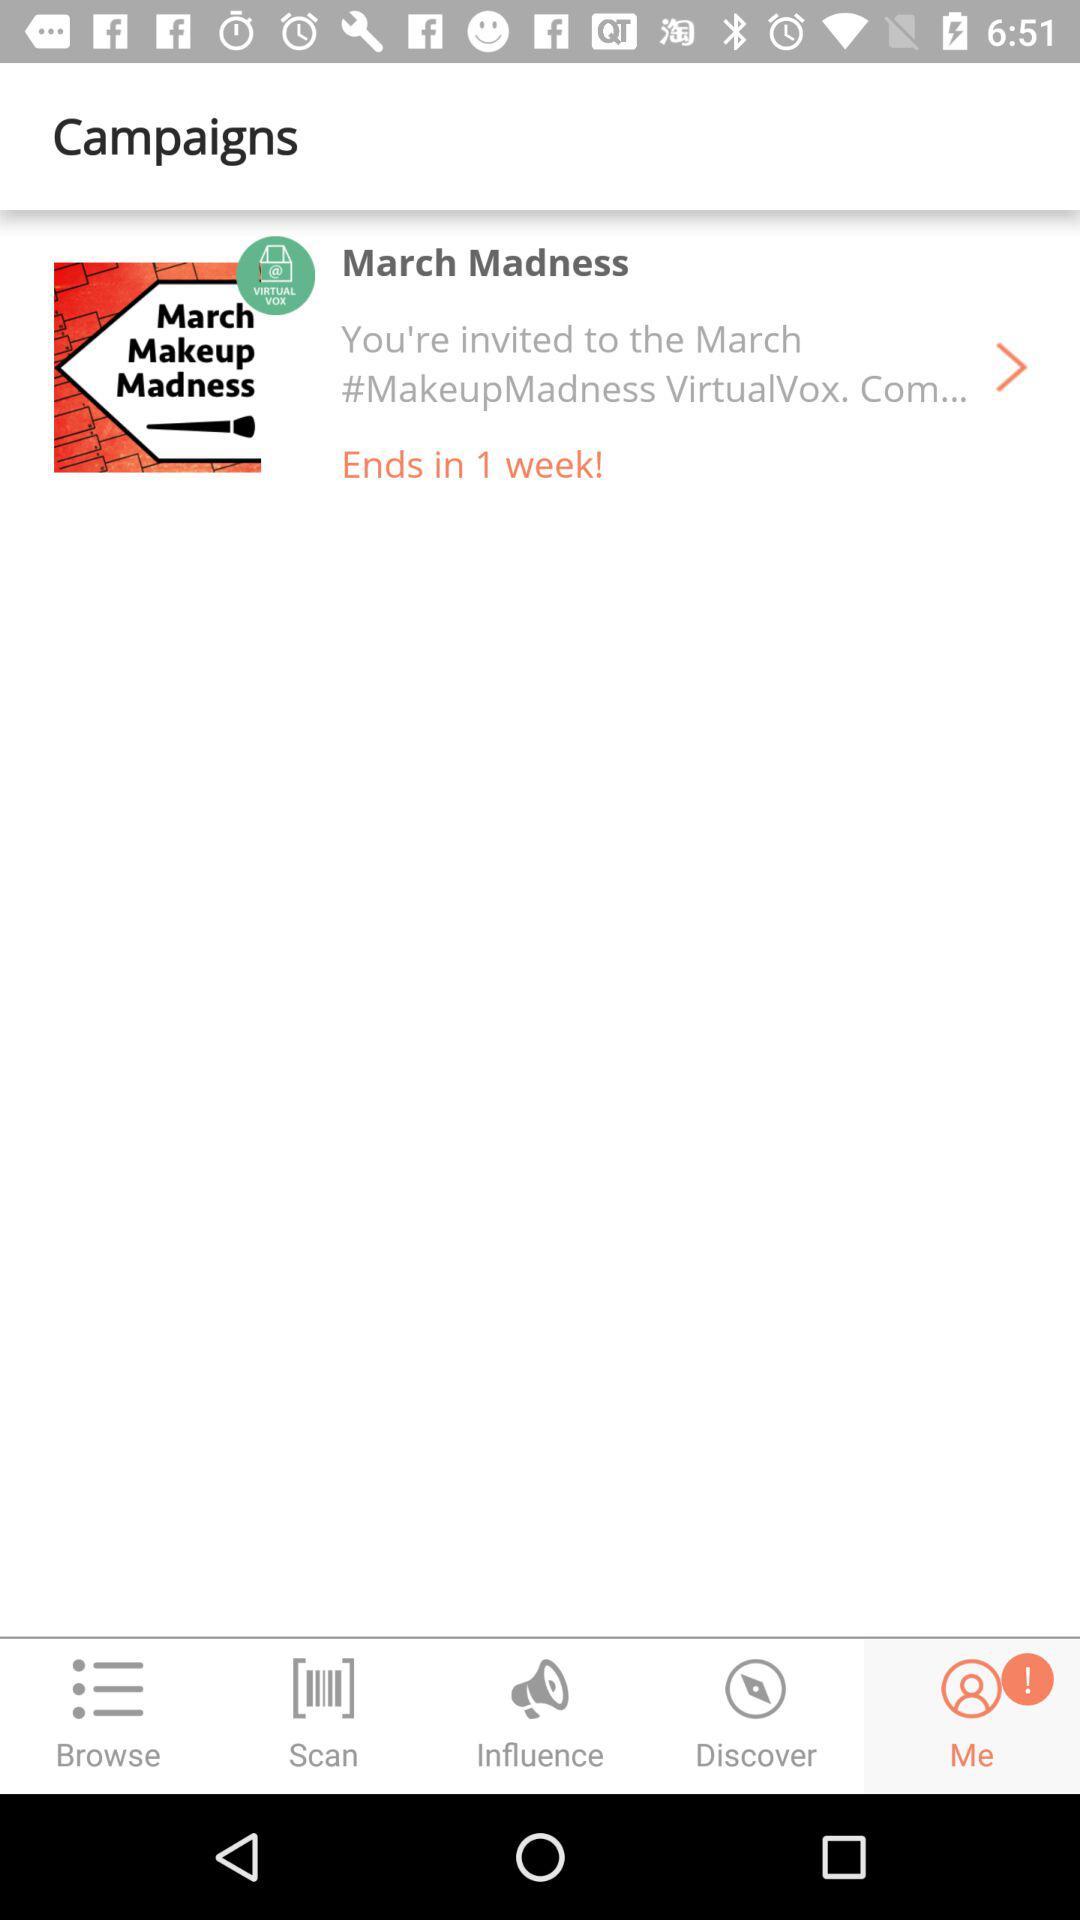 The height and width of the screenshot is (1920, 1080). Describe the element at coordinates (485, 260) in the screenshot. I see `march madness icon` at that location.